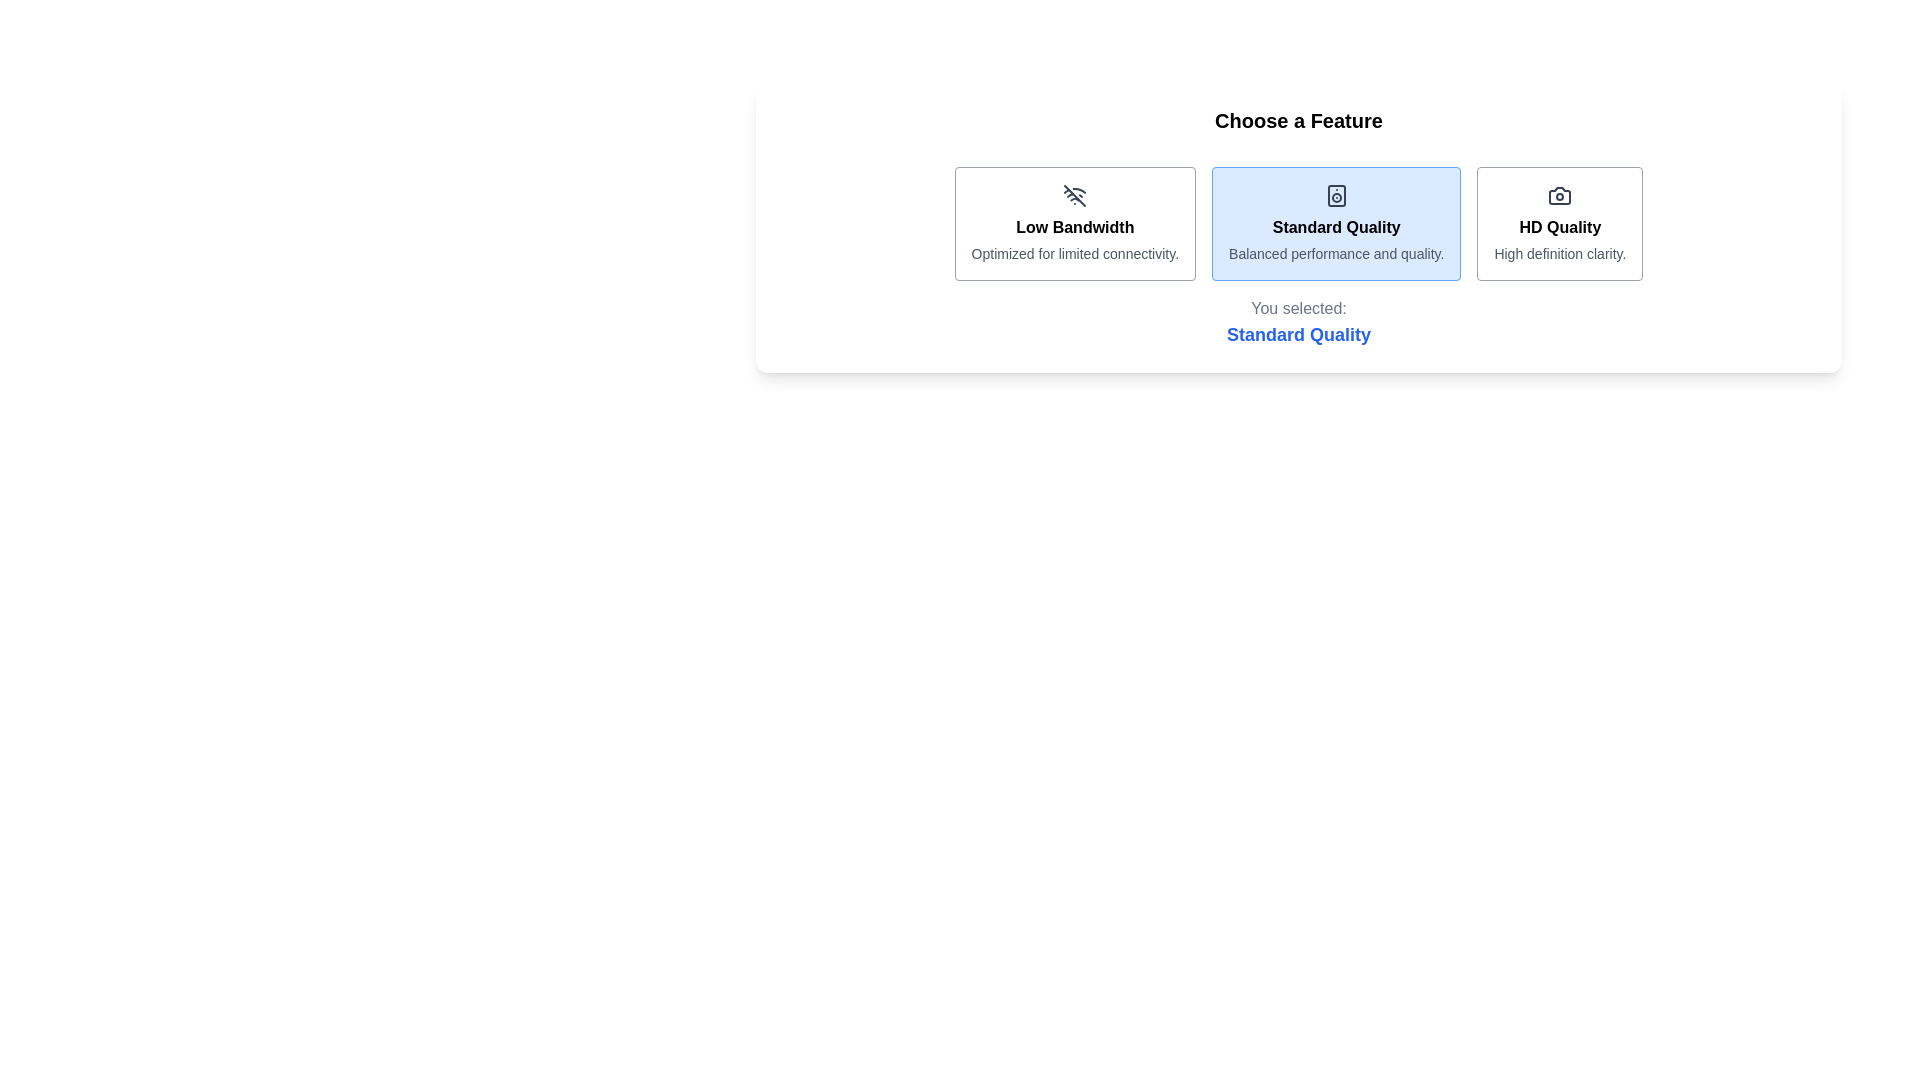 This screenshot has height=1080, width=1920. I want to click on the text label indicating the currently selected feature 'Standard Quality', which is centrally aligned in the lower section of the feature selection area, so click(1299, 334).